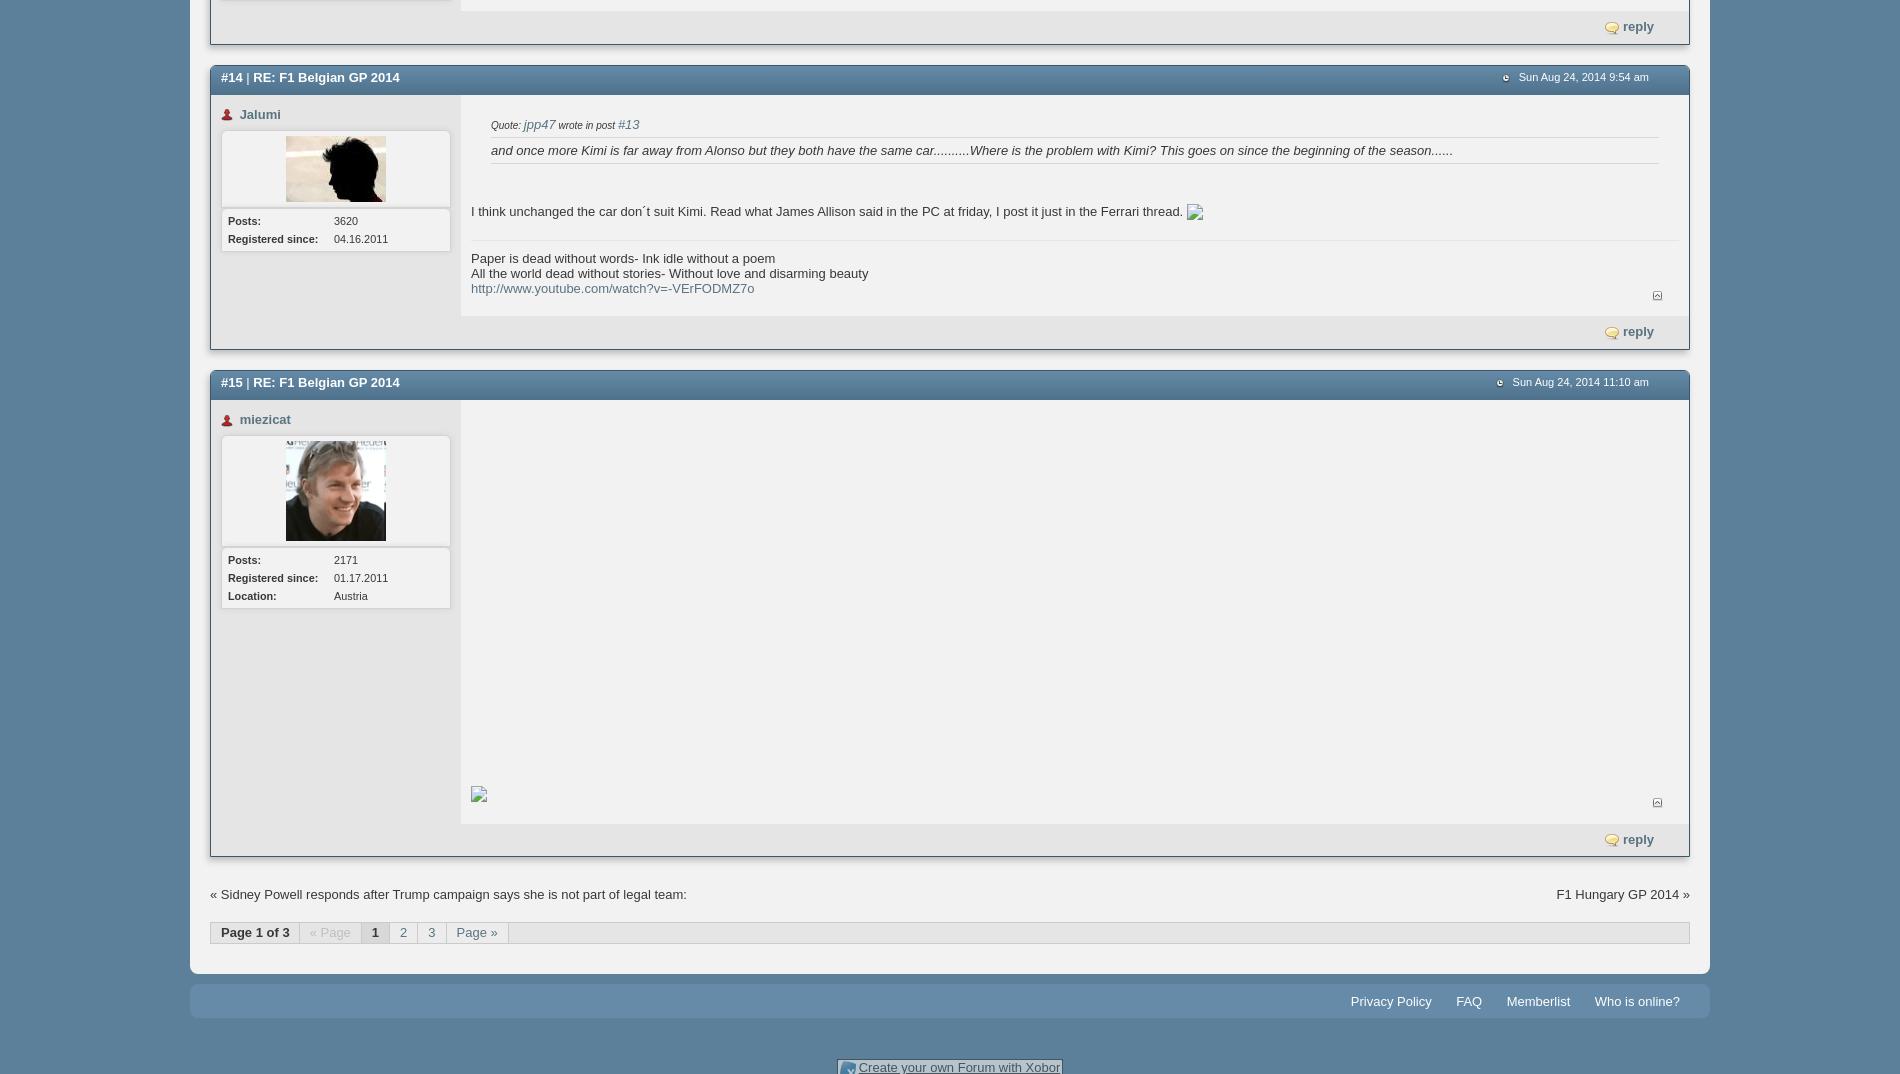 This screenshot has height=1074, width=1900. I want to click on 'Privacy Policy', so click(1348, 1000).